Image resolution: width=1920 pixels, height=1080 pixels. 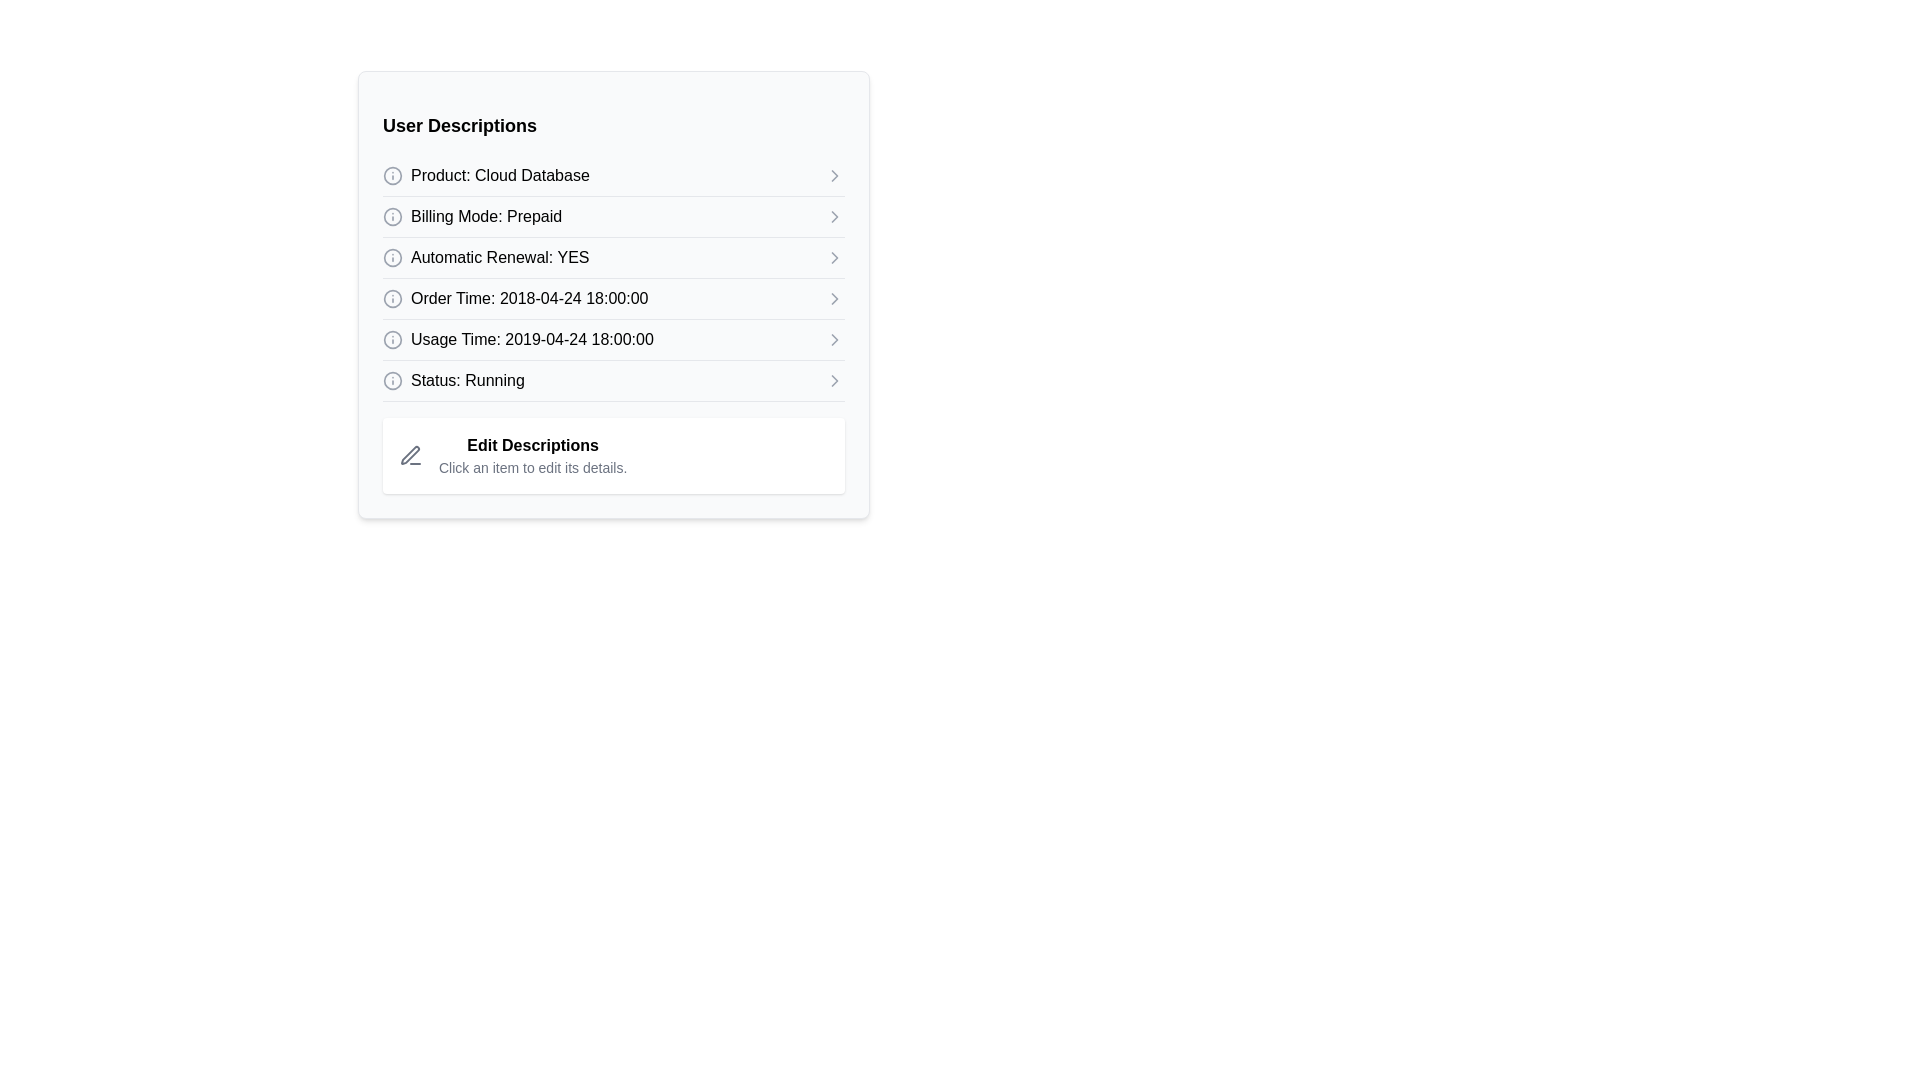 I want to click on the chevron-right icon located at the extreme right of the 'Billing Mode: Prepaid' row, so click(x=835, y=216).